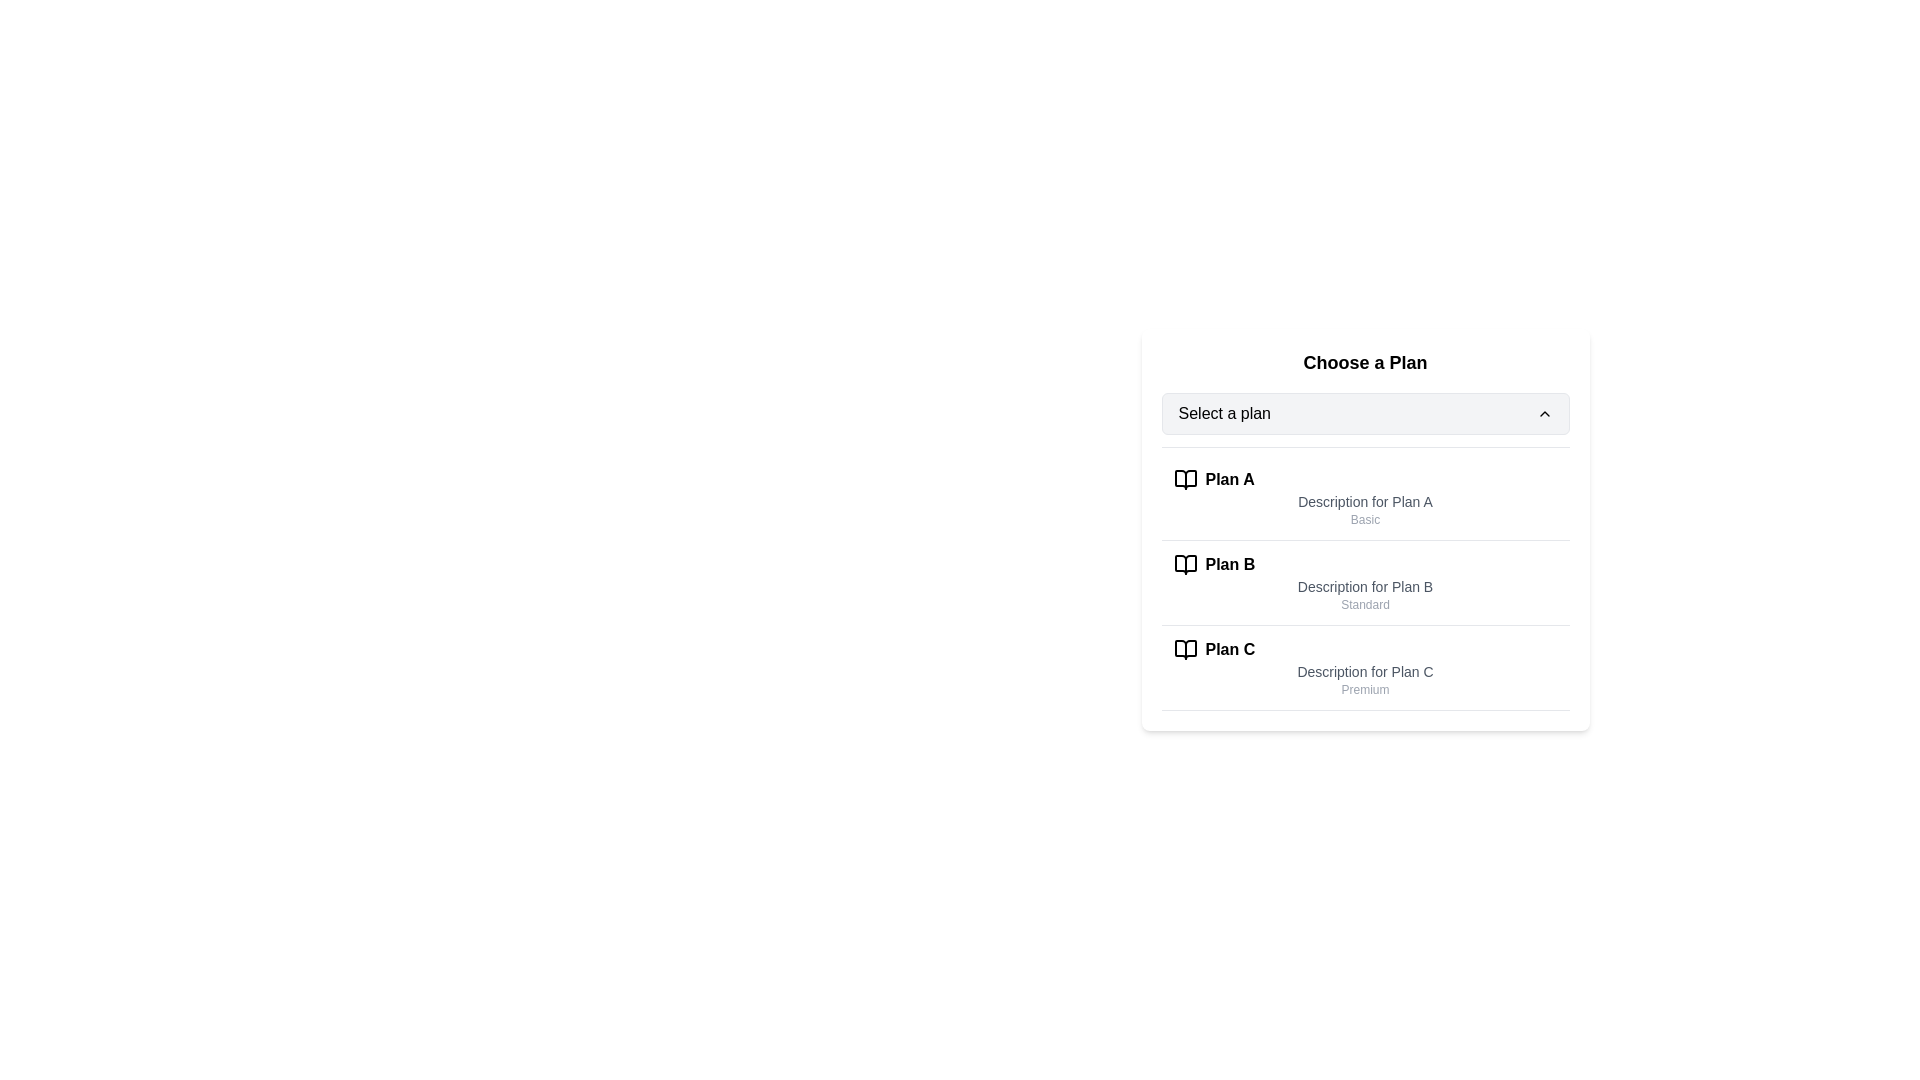 The height and width of the screenshot is (1080, 1920). What do you see at coordinates (1364, 583) in the screenshot?
I see `to select the highlighted list option 'Plan B', which has bold text and is the second item in a vertical list` at bounding box center [1364, 583].